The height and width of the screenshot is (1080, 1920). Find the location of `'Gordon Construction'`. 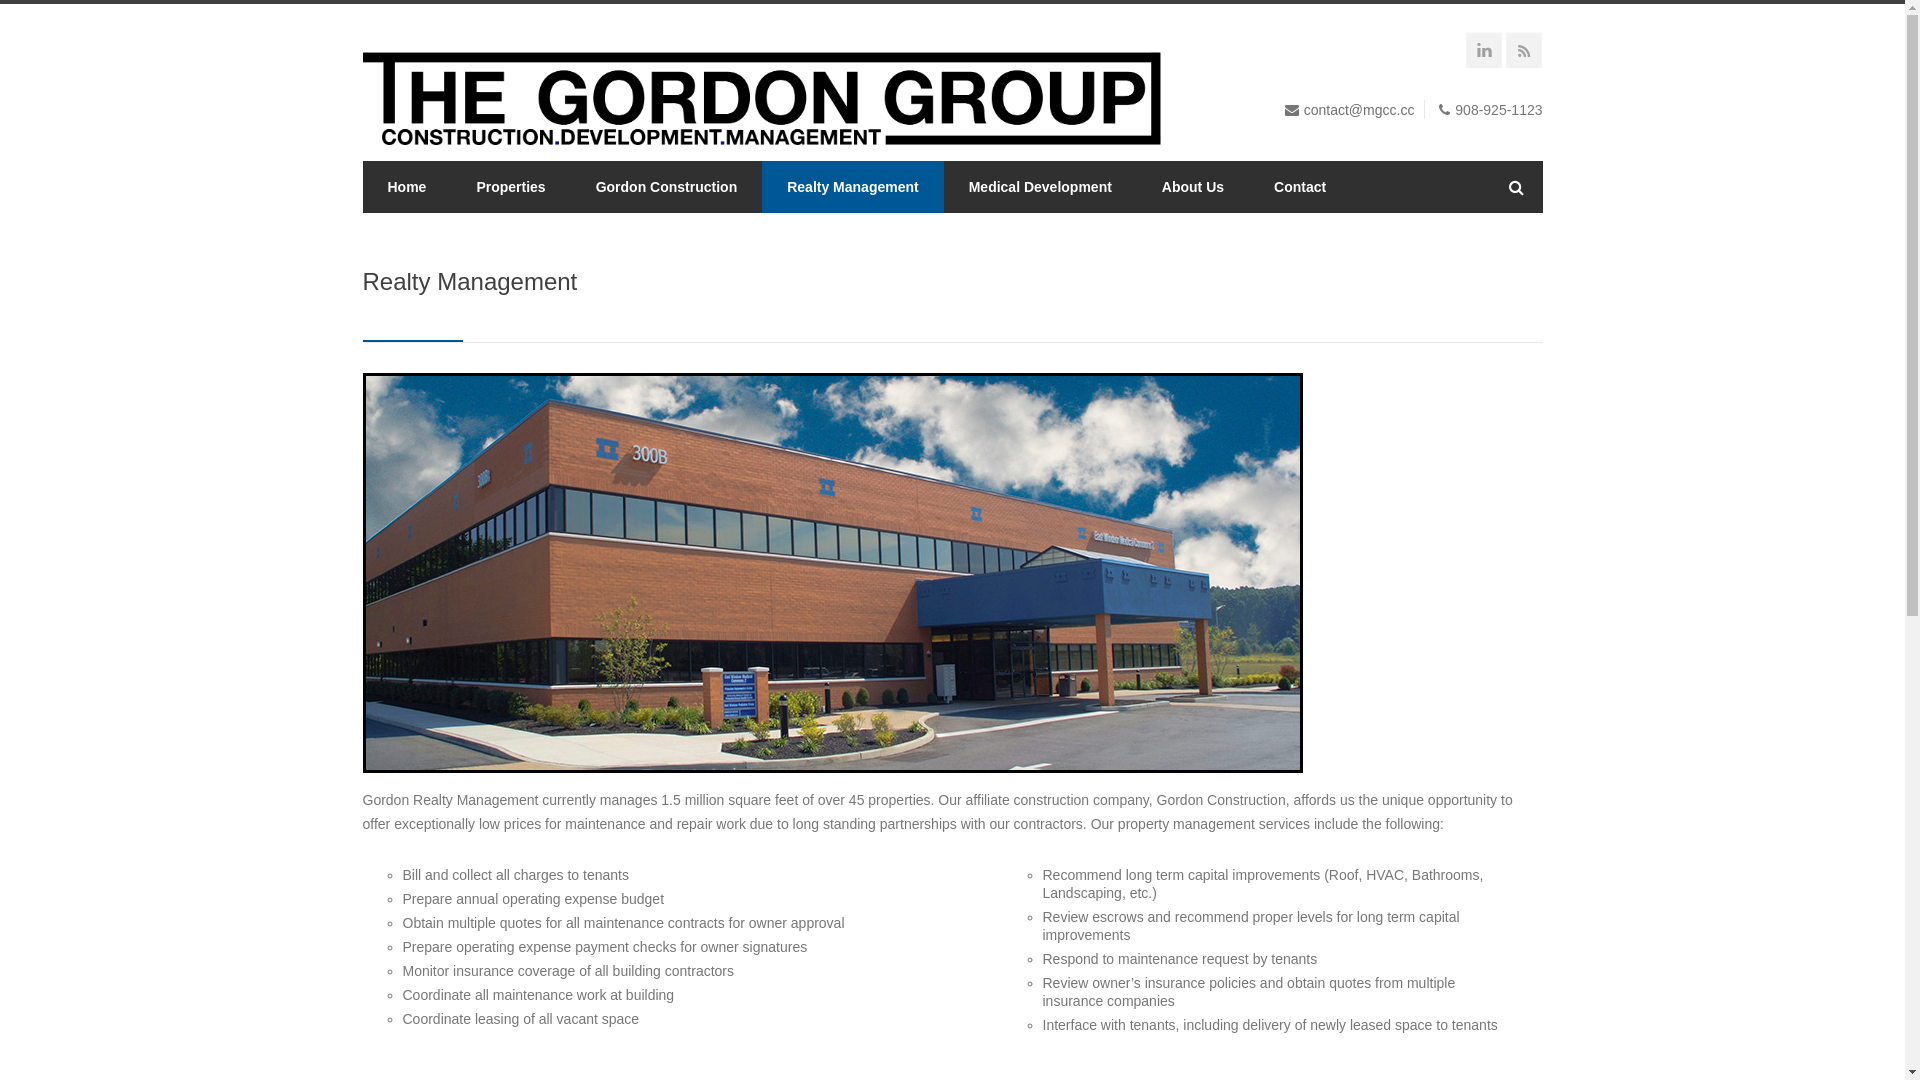

'Gordon Construction' is located at coordinates (570, 186).